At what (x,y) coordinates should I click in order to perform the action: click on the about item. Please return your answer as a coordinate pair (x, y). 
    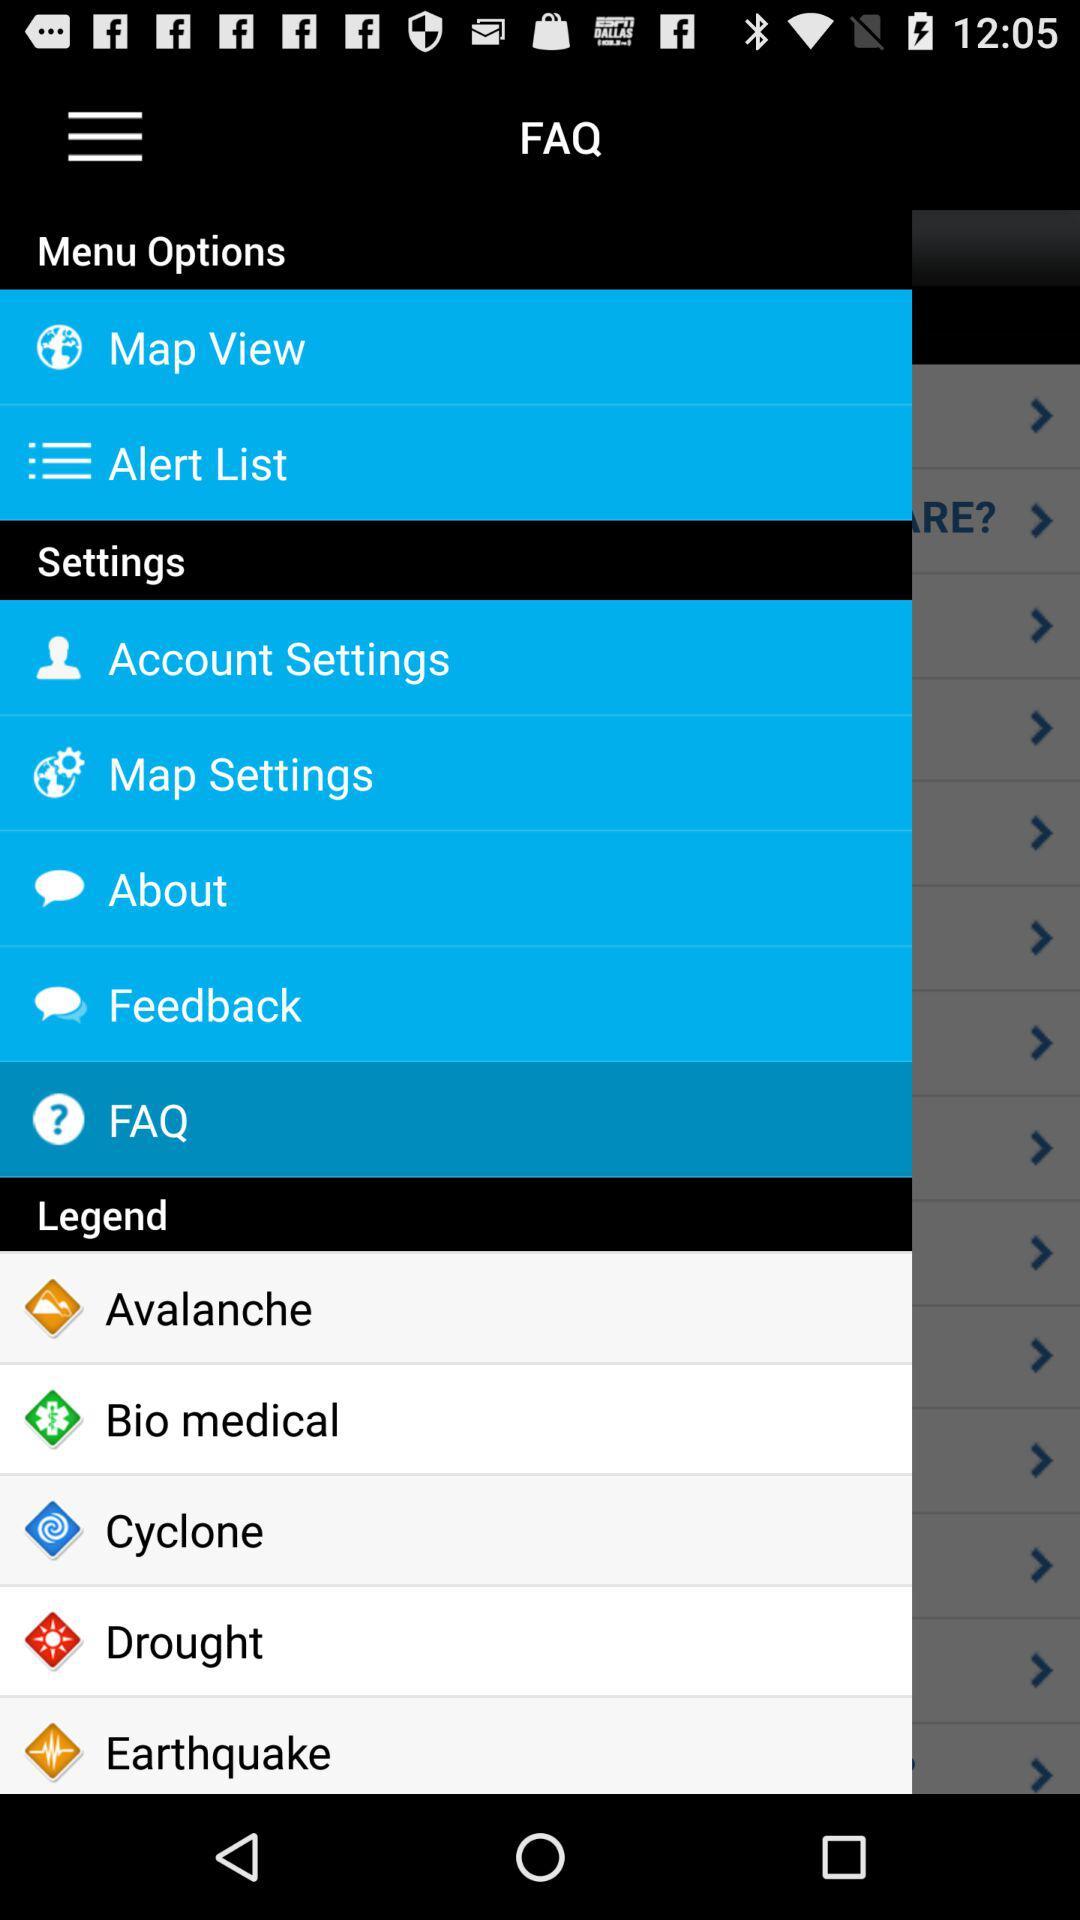
    Looking at the image, I should click on (455, 887).